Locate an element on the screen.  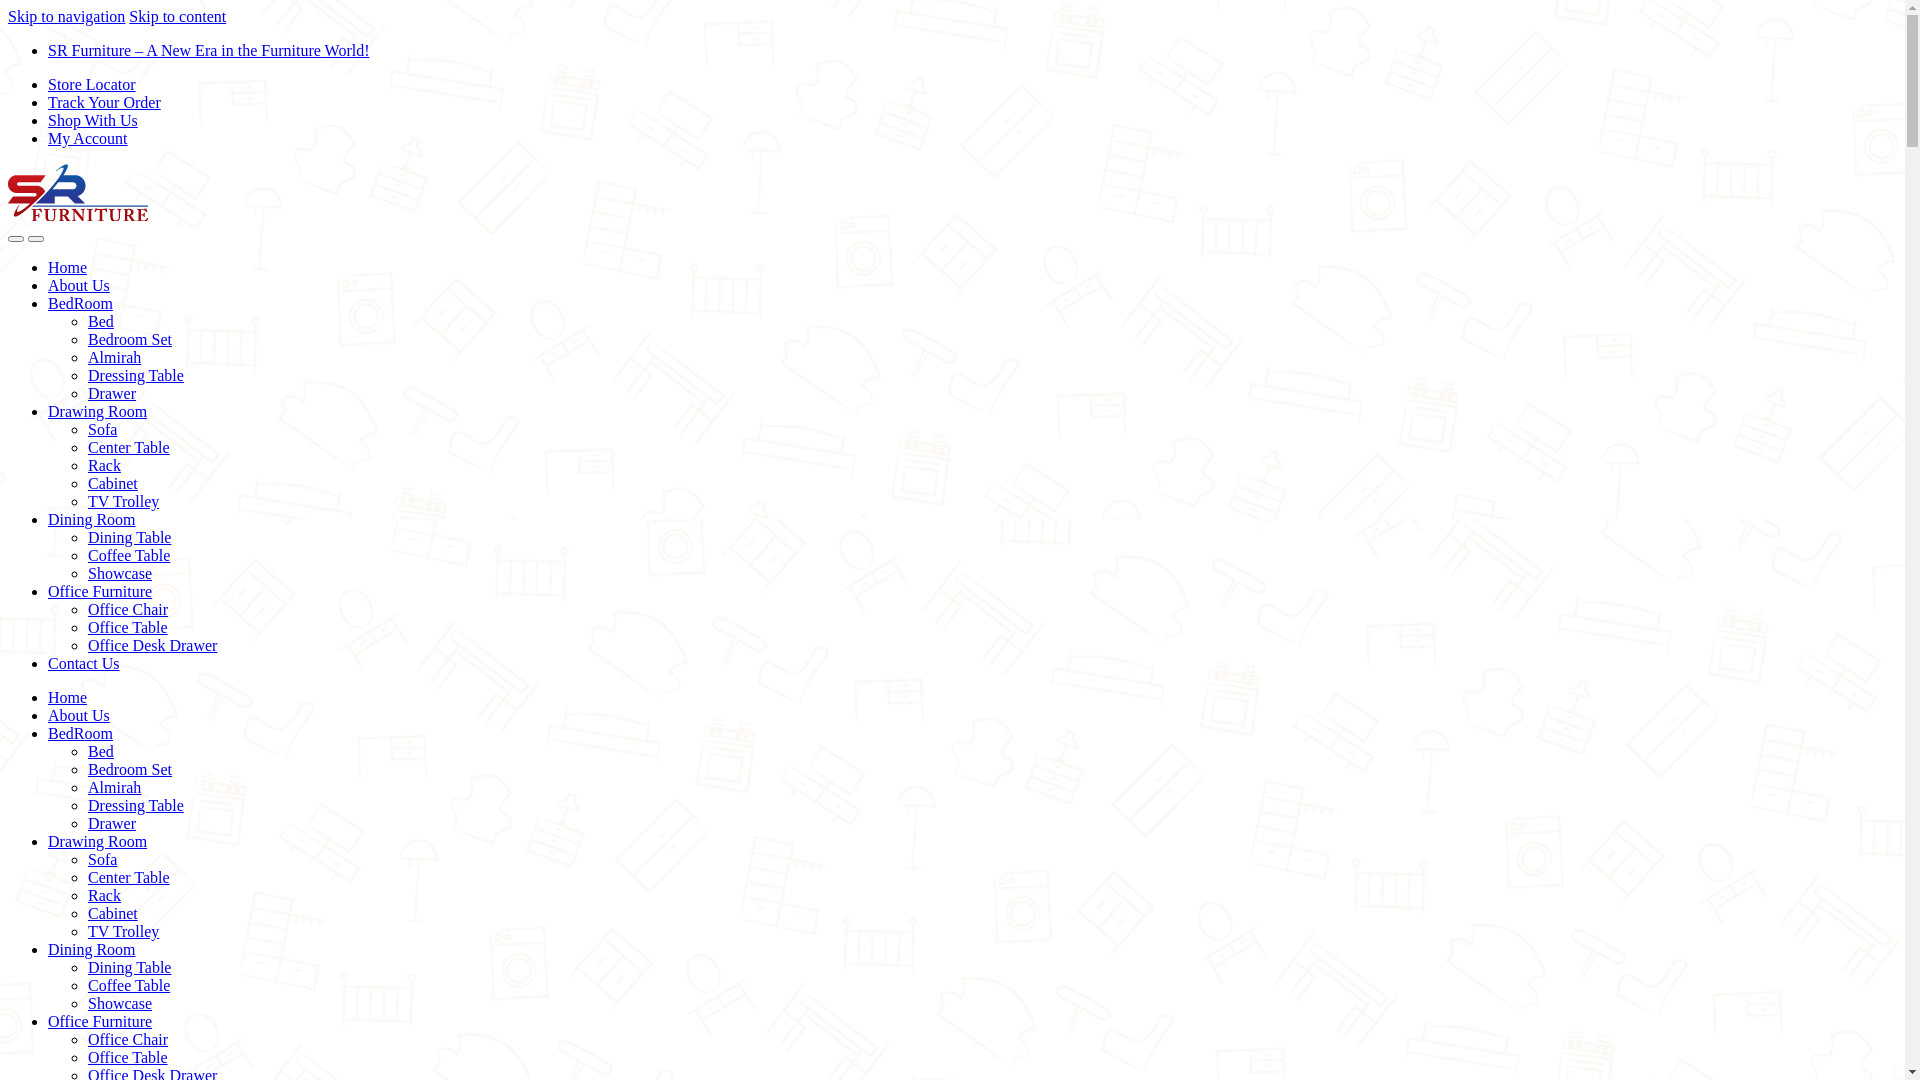
'My Account' is located at coordinates (86, 137).